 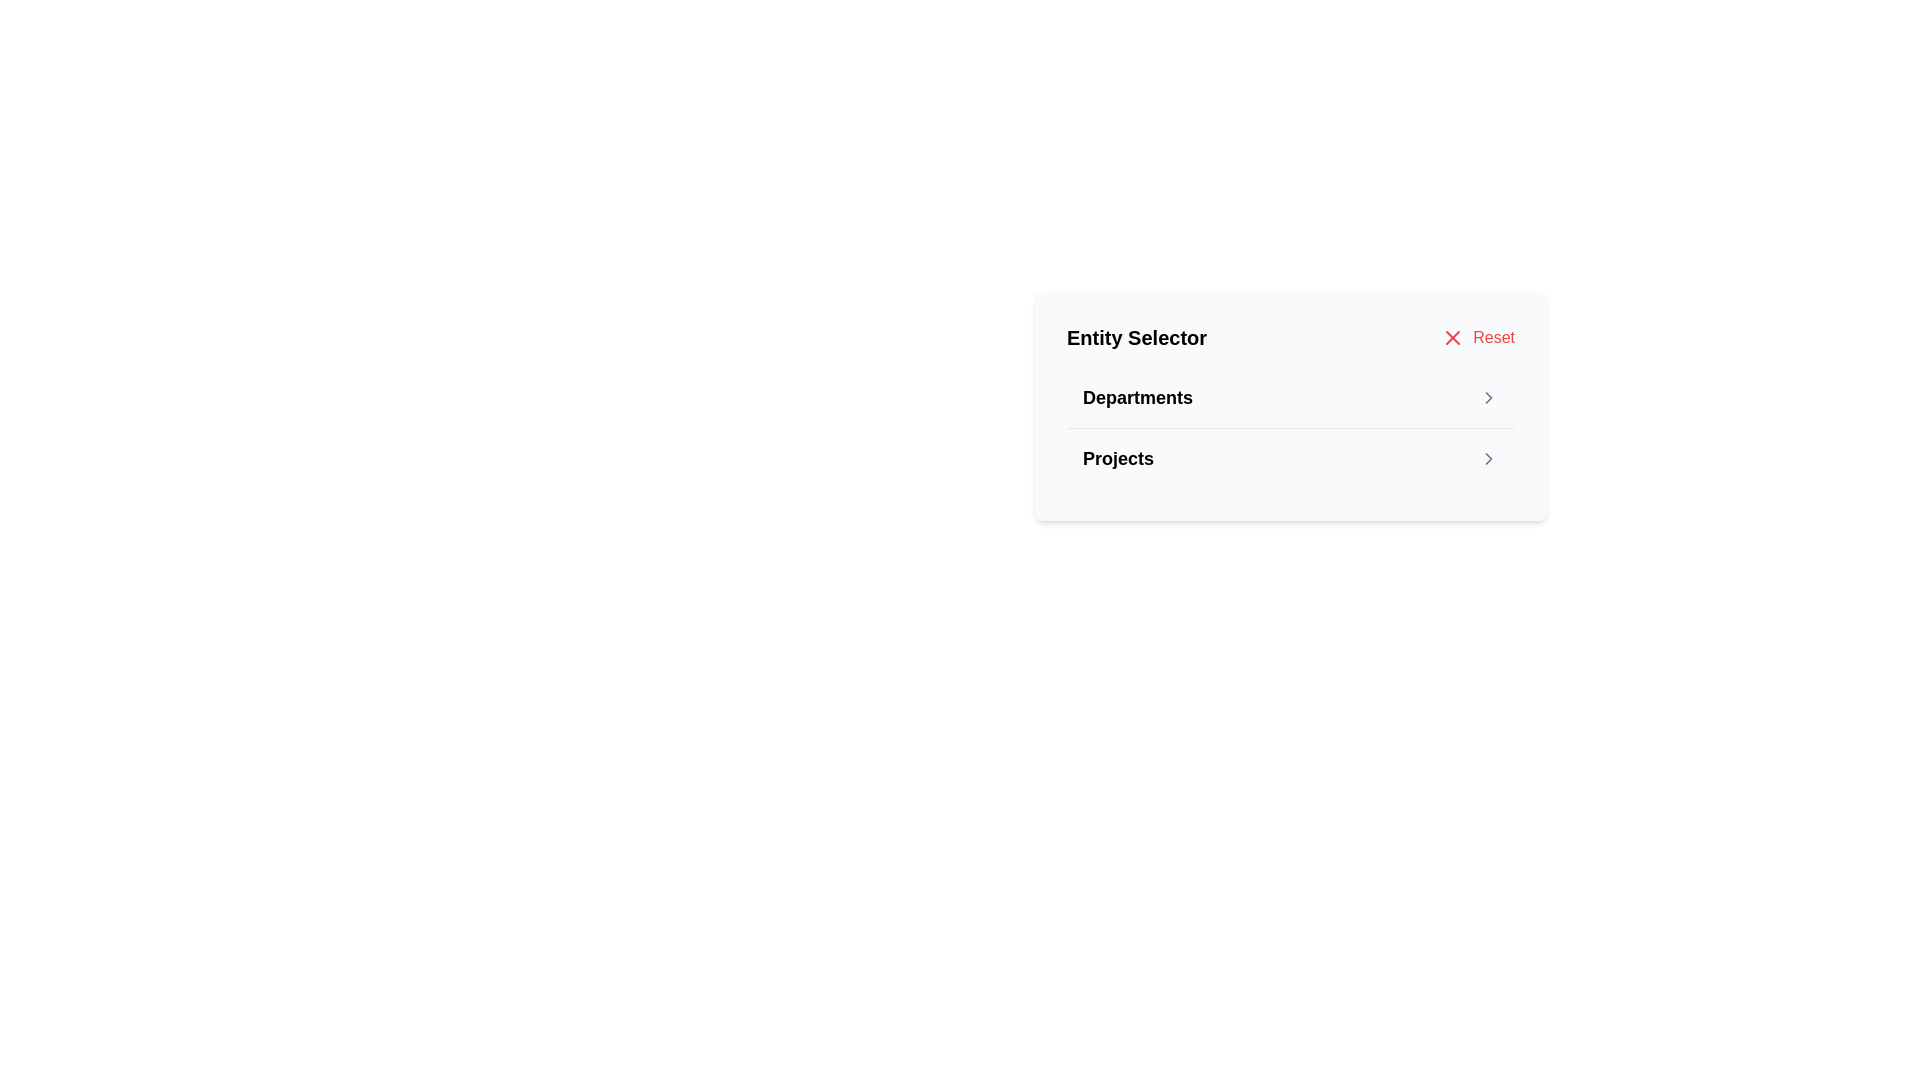 What do you see at coordinates (1488, 459) in the screenshot?
I see `the arrow icon on the right-hand side of the 'Projects' interactive row to invoke navigation to the associated subpage or detailed view` at bounding box center [1488, 459].